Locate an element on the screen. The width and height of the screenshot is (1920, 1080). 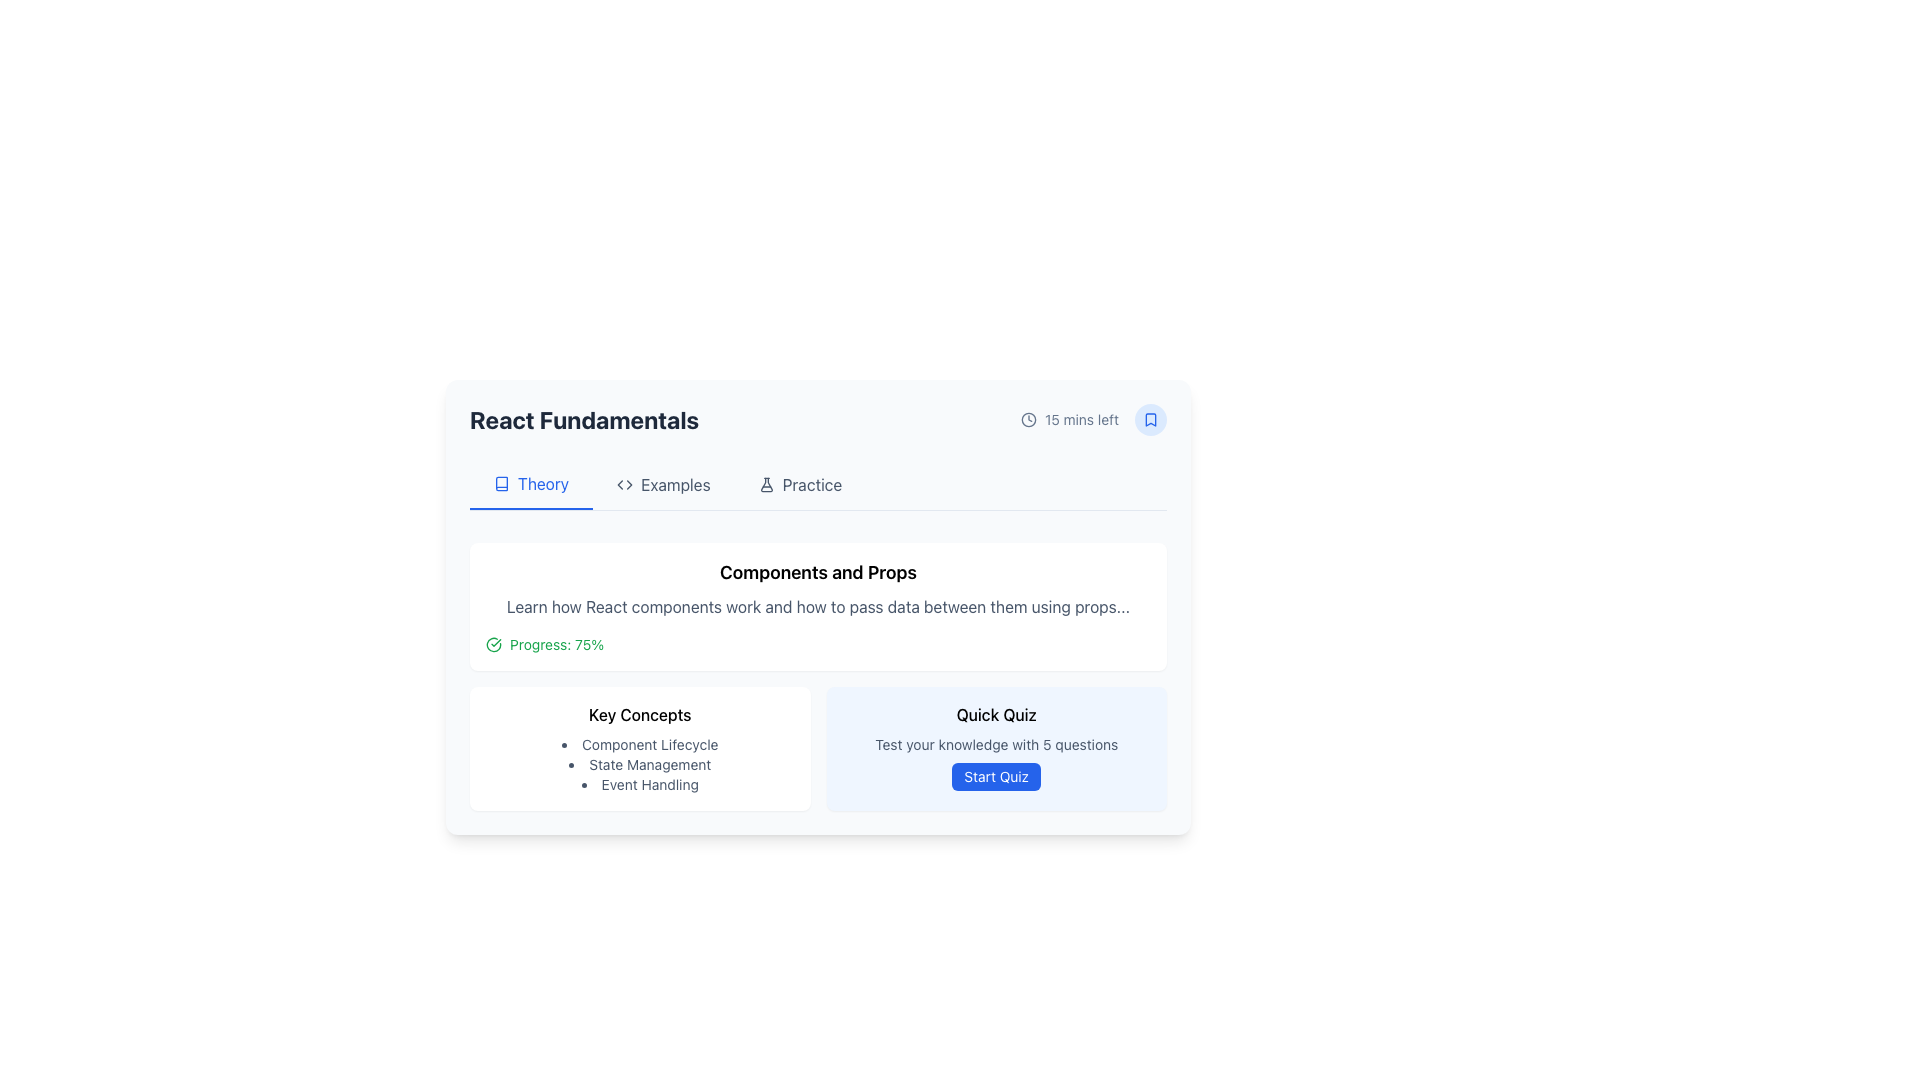
the blue rectangular button with rounded corners and white text reading 'Start Quiz' located in the bottom-right corner of the 'Quick Quiz' card is located at coordinates (996, 775).